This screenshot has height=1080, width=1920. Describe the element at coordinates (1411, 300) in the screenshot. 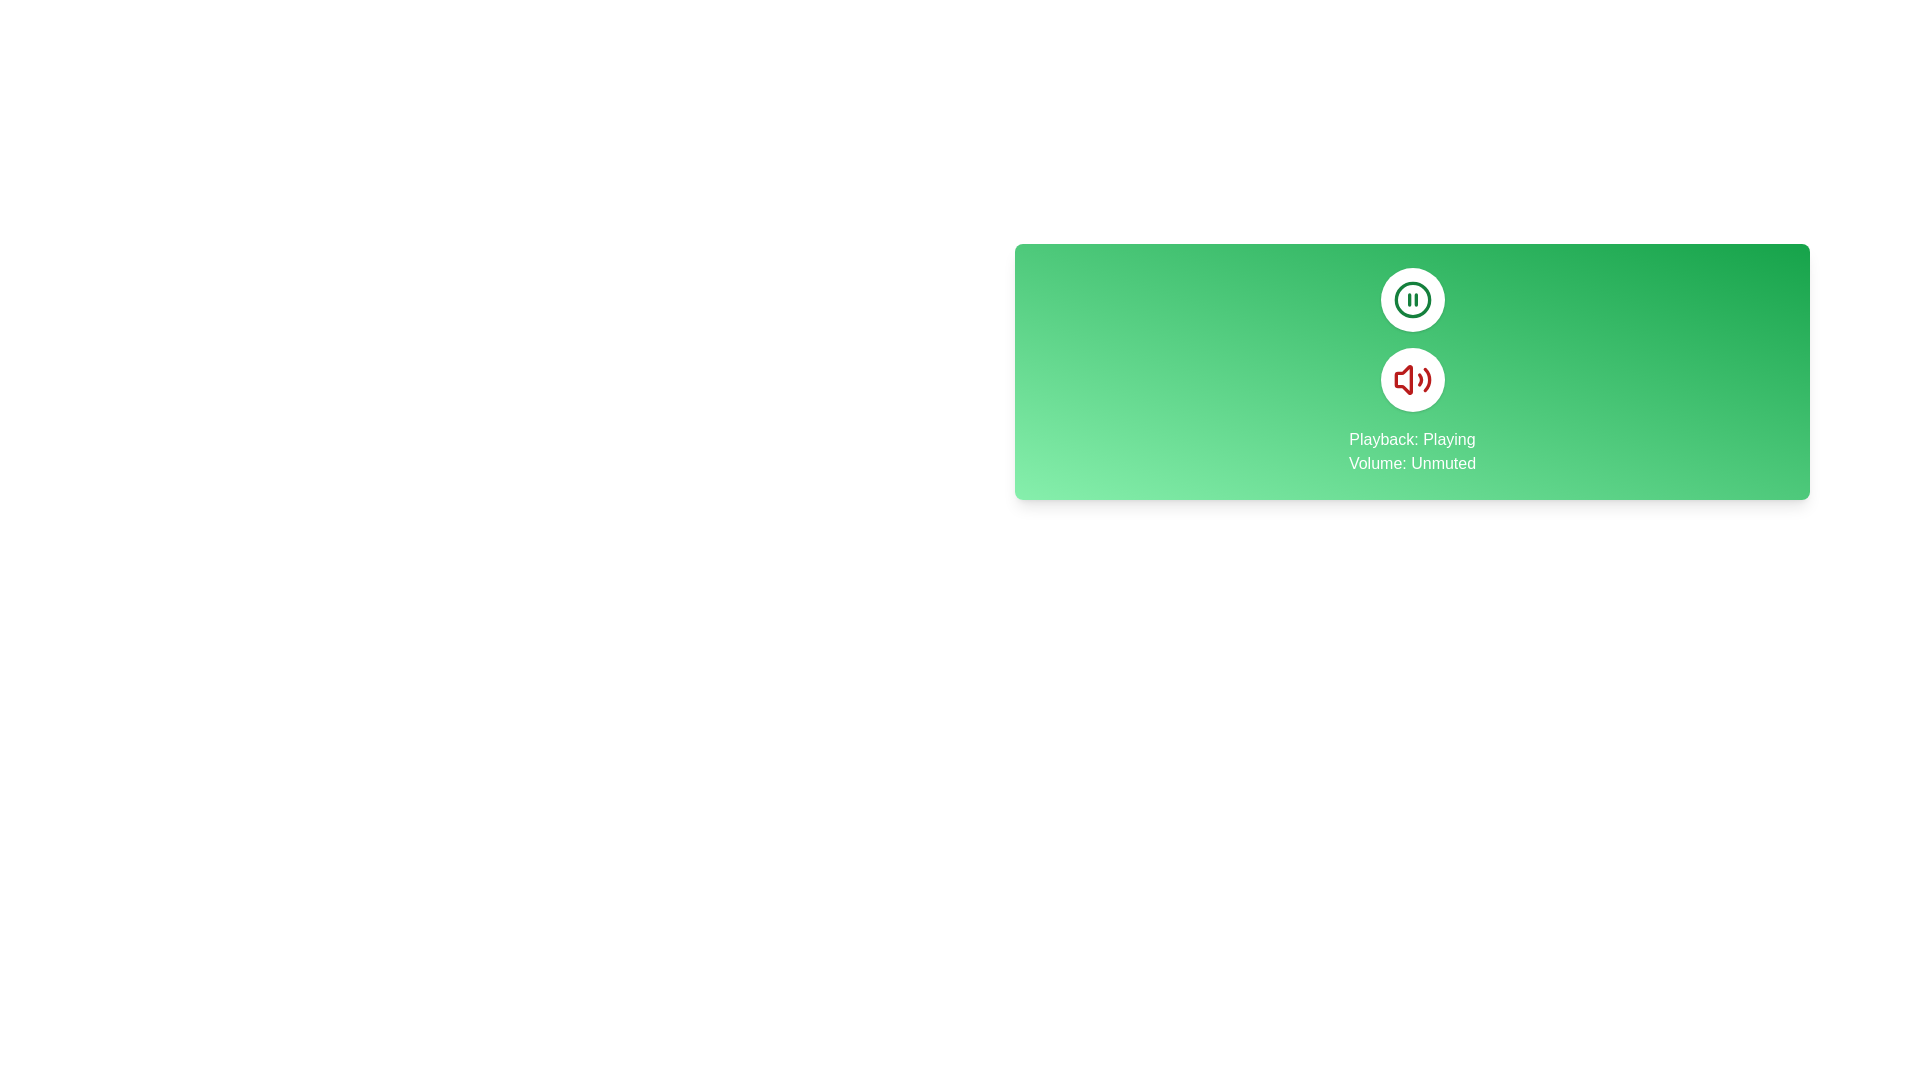

I see `the playback toggle button to toggle the playback state` at that location.